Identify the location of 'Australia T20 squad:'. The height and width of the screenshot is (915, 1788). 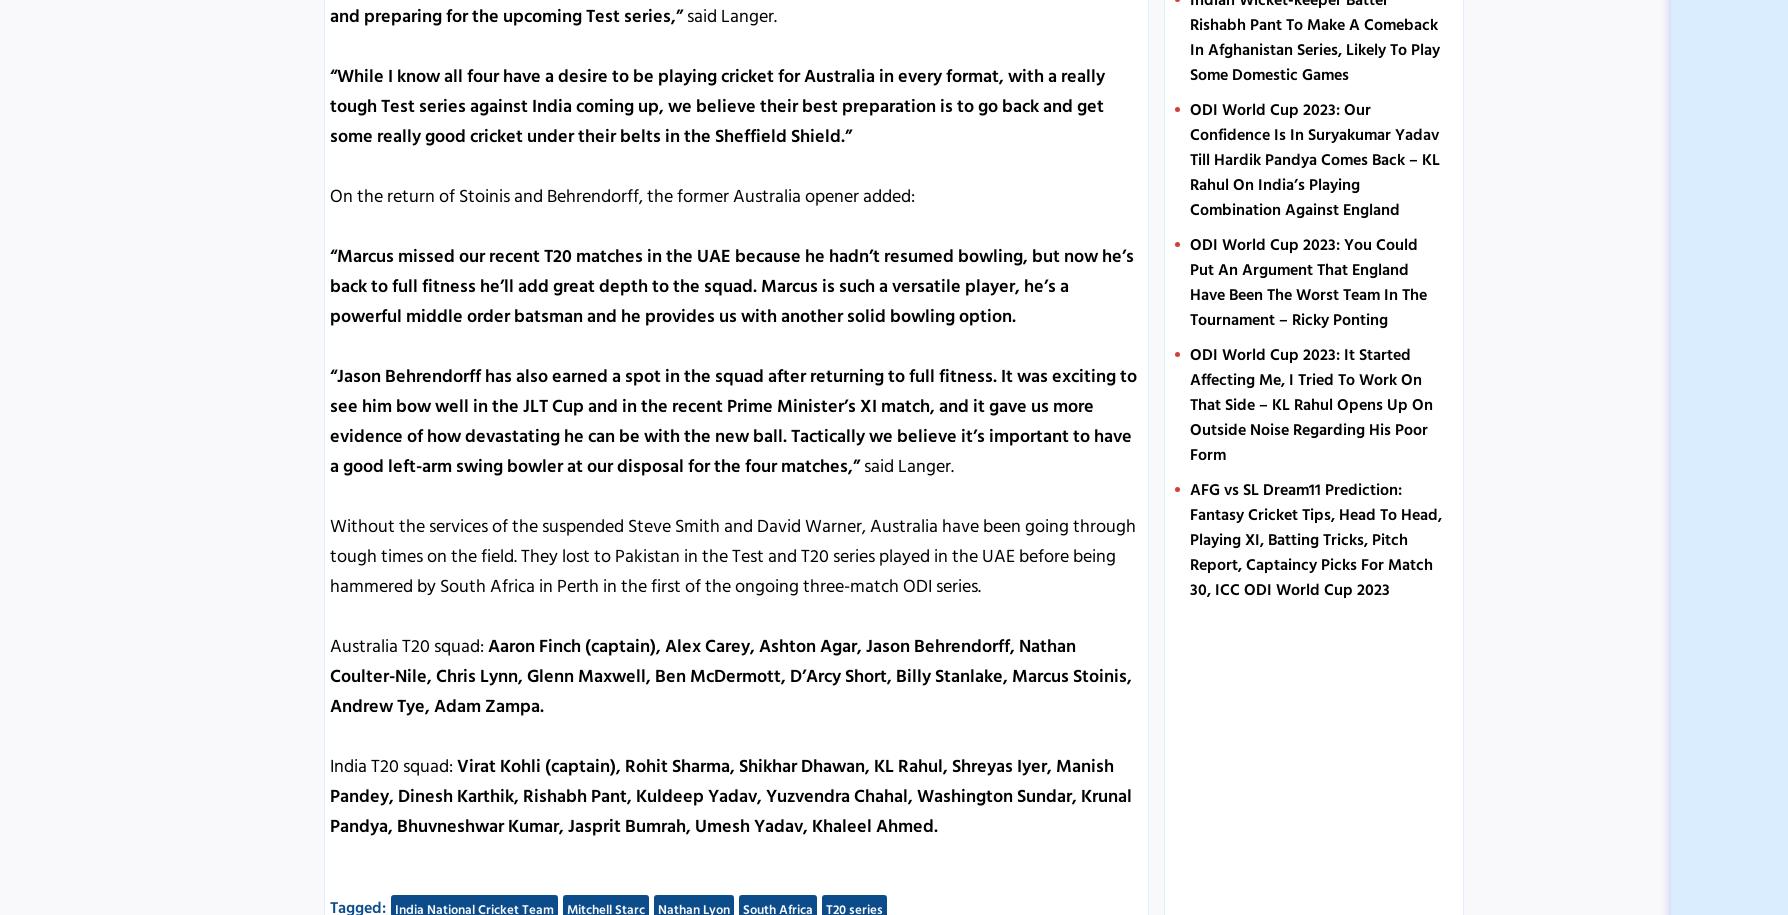
(329, 645).